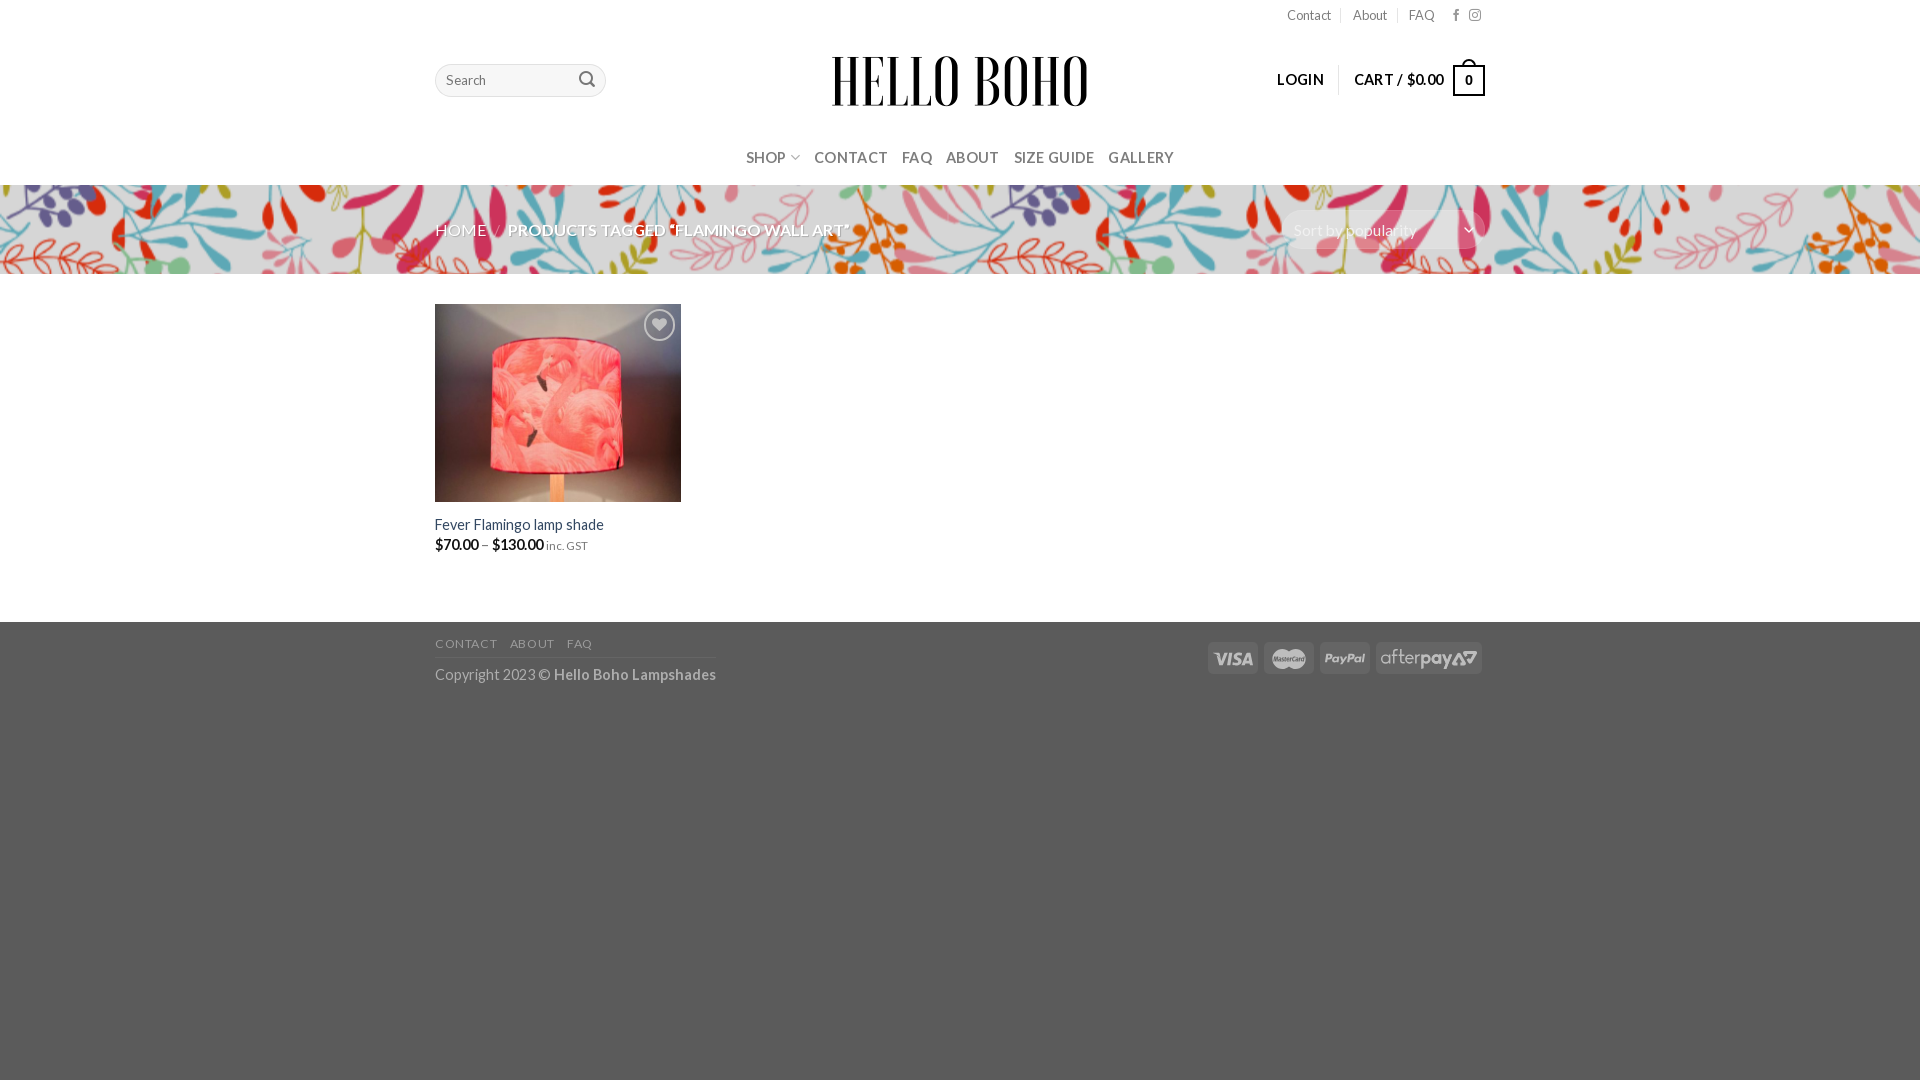 This screenshot has width=1920, height=1080. What do you see at coordinates (1420, 15) in the screenshot?
I see `'FAQ'` at bounding box center [1420, 15].